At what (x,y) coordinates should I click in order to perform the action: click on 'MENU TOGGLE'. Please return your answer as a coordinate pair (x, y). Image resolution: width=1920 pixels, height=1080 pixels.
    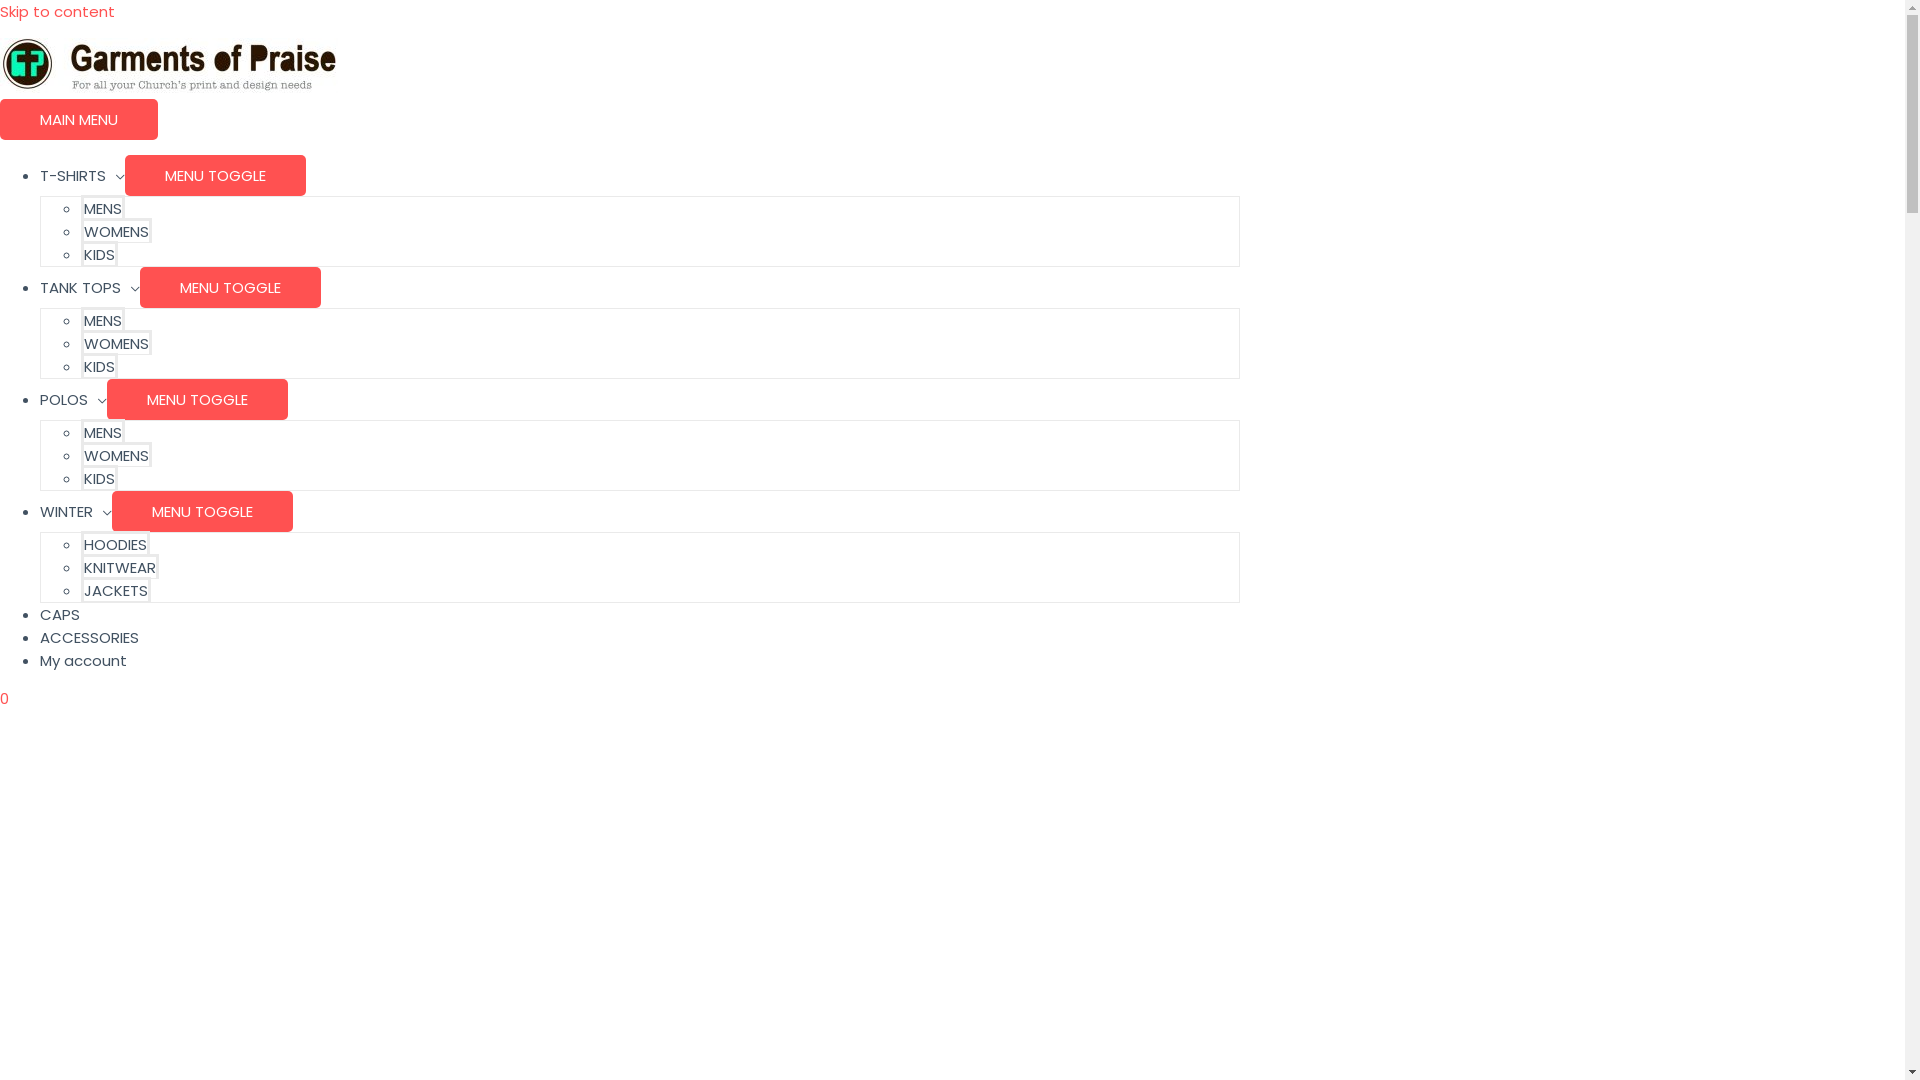
    Looking at the image, I should click on (230, 287).